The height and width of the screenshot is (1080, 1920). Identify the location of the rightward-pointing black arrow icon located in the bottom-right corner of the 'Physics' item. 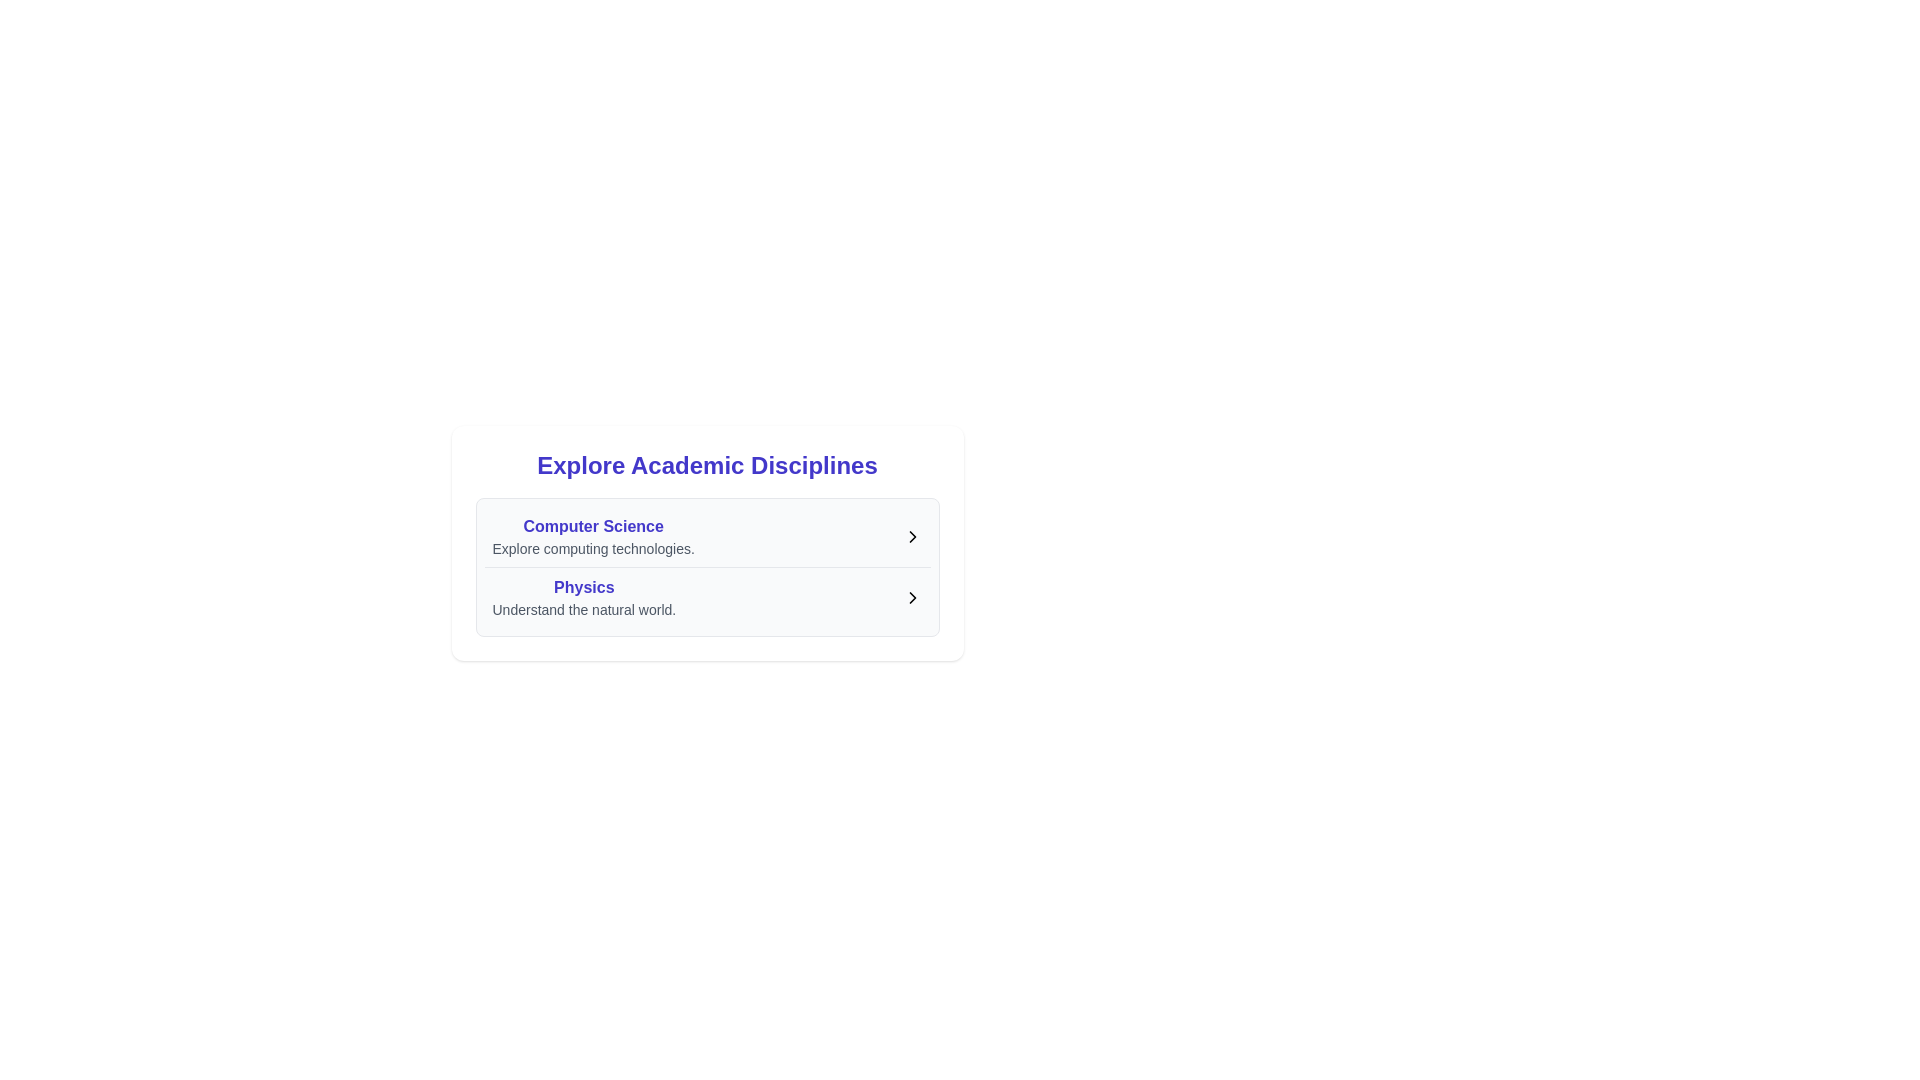
(911, 596).